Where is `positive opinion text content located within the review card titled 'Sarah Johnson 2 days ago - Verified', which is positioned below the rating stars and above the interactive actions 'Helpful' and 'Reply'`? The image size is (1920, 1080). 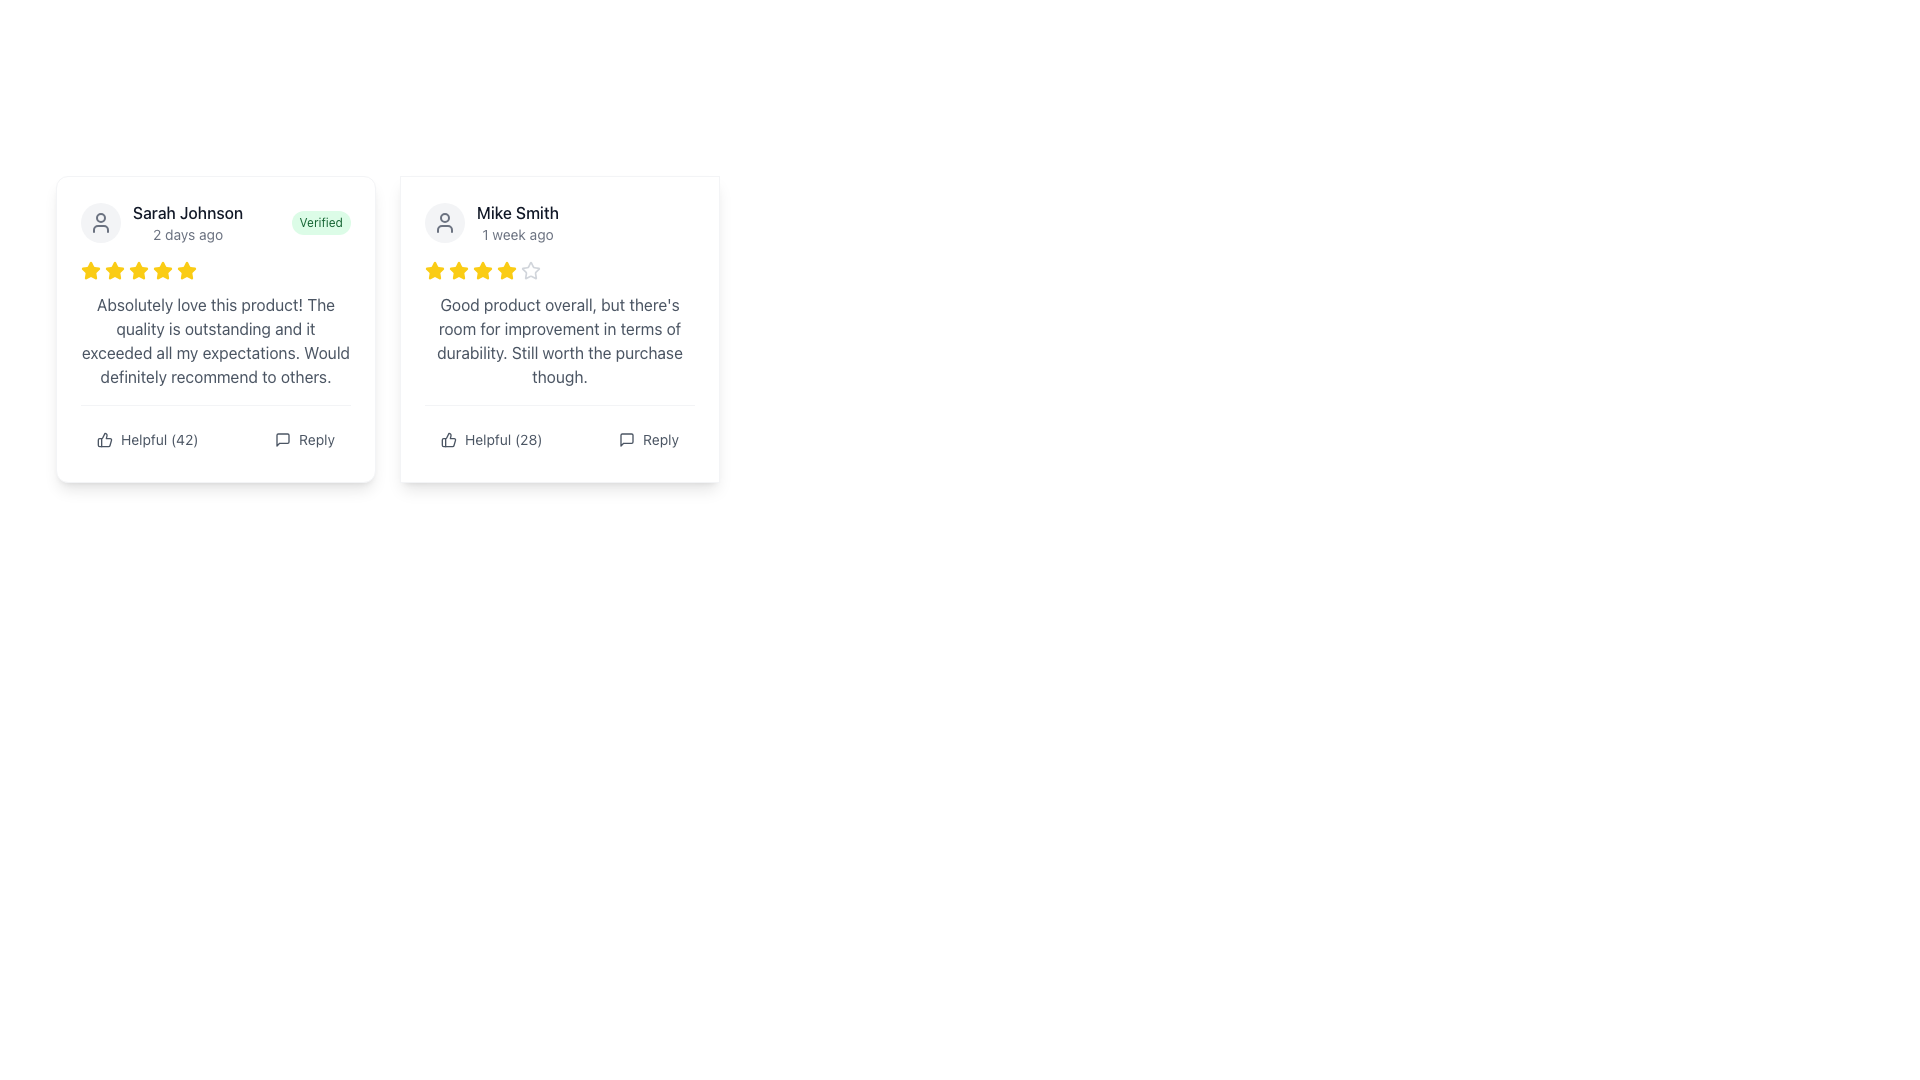 positive opinion text content located within the review card titled 'Sarah Johnson 2 days ago - Verified', which is positioned below the rating stars and above the interactive actions 'Helpful' and 'Reply' is located at coordinates (216, 339).